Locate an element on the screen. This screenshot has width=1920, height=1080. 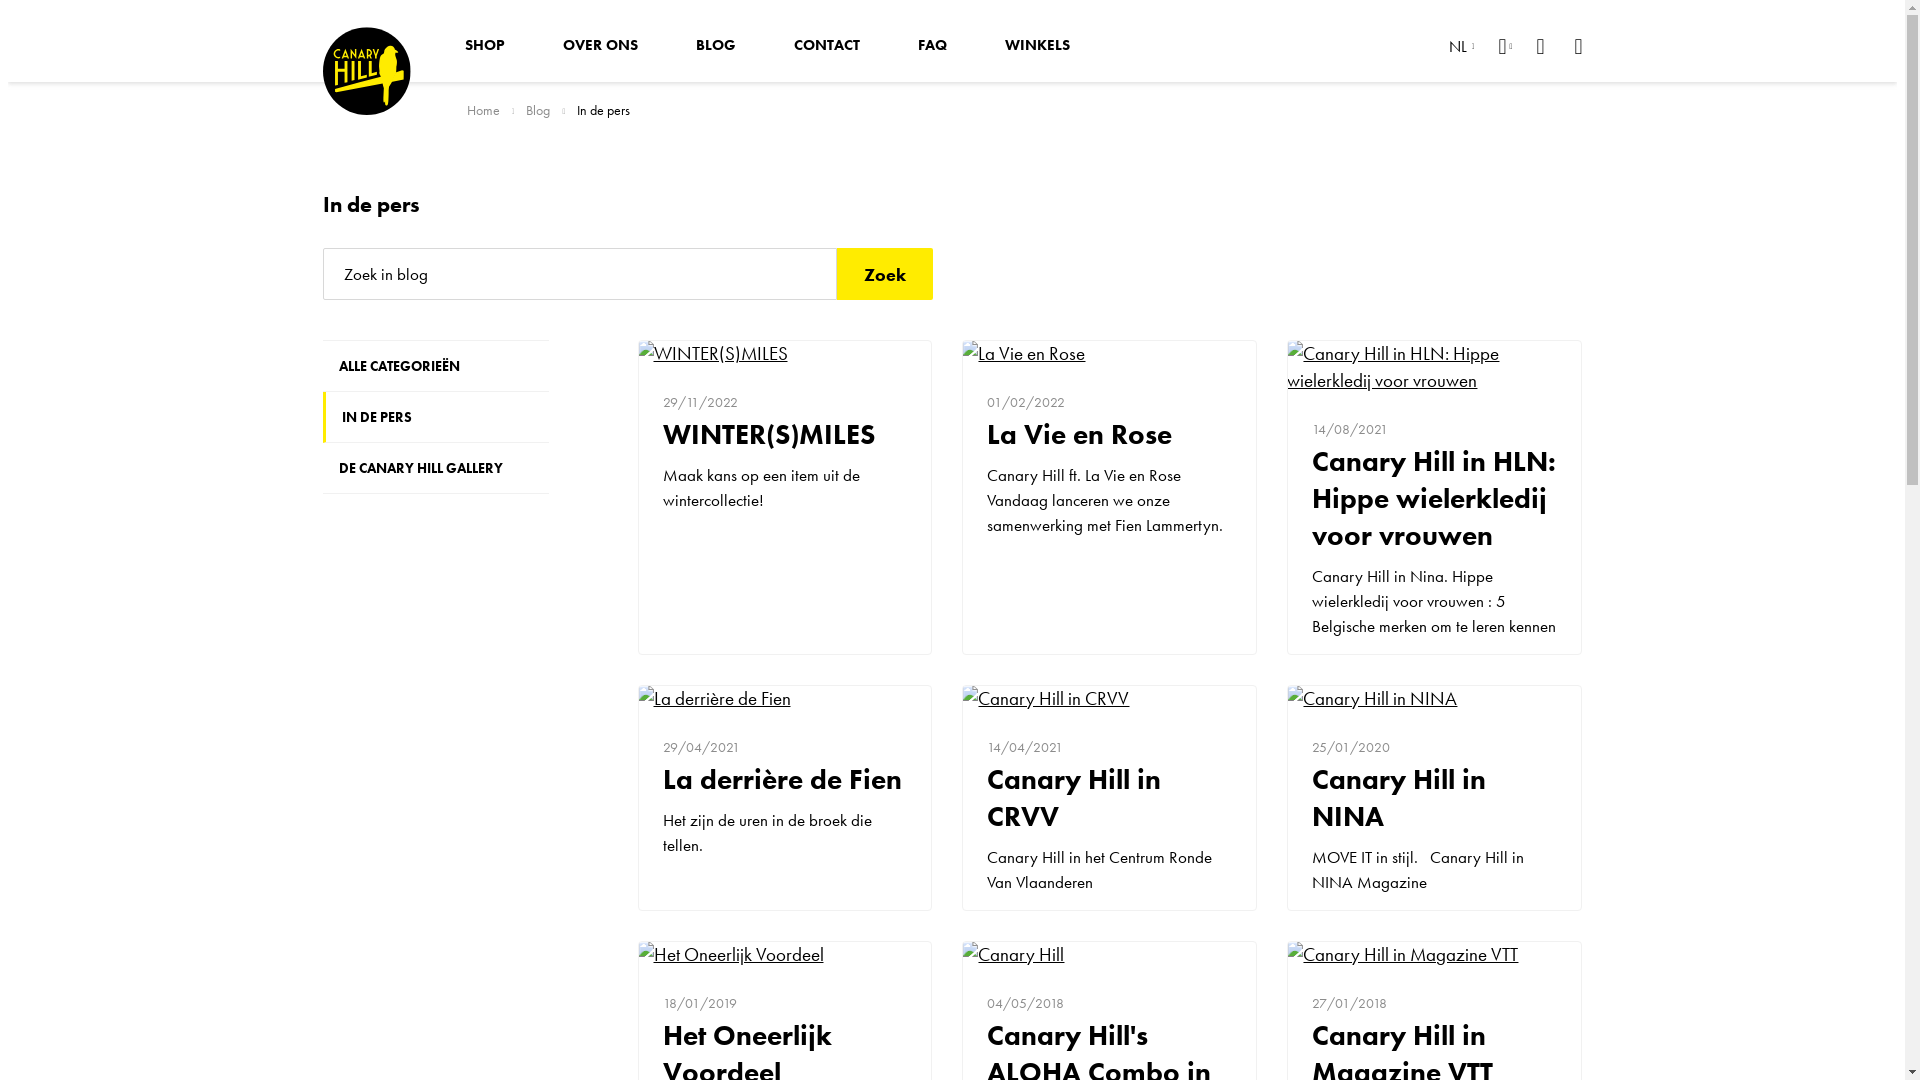
'WINKELS' is located at coordinates (1037, 45).